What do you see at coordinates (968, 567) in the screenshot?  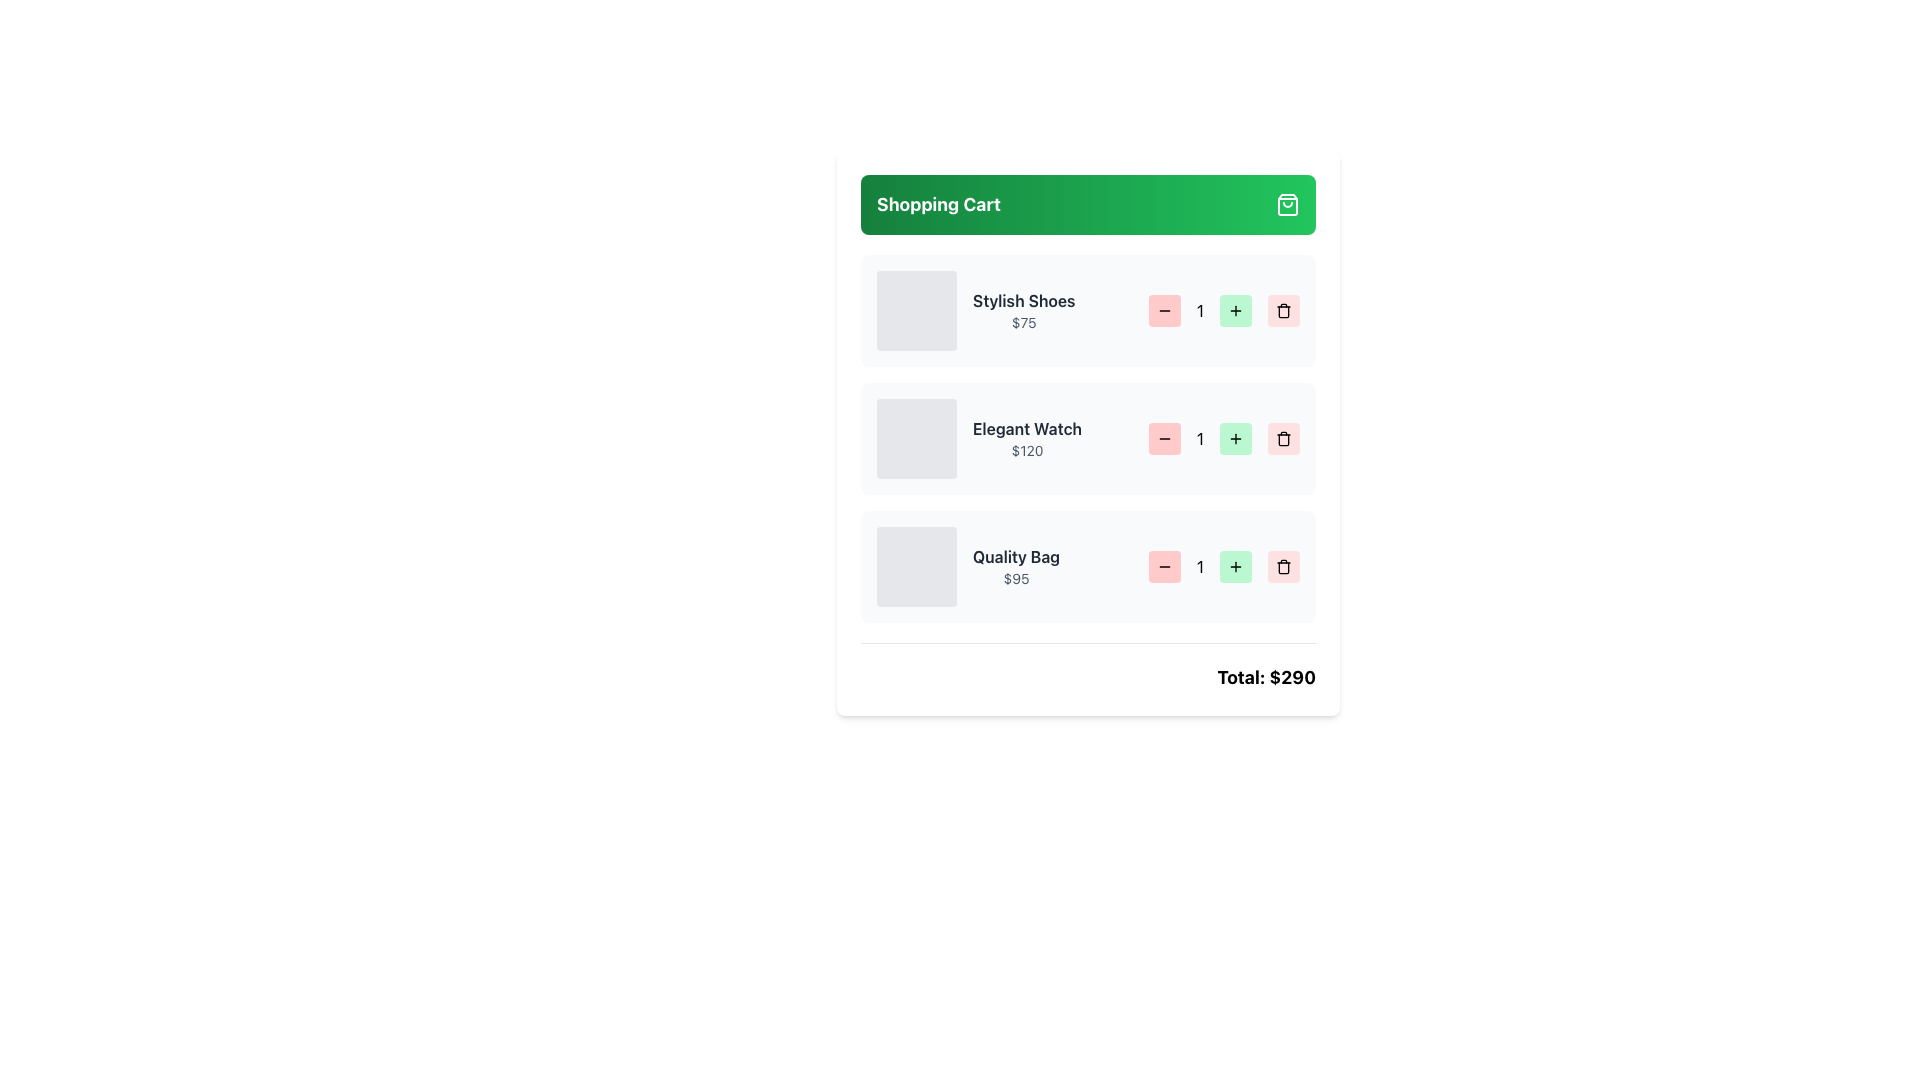 I see `the Product Display Card for 'Quality Bag' priced at '$95'` at bounding box center [968, 567].